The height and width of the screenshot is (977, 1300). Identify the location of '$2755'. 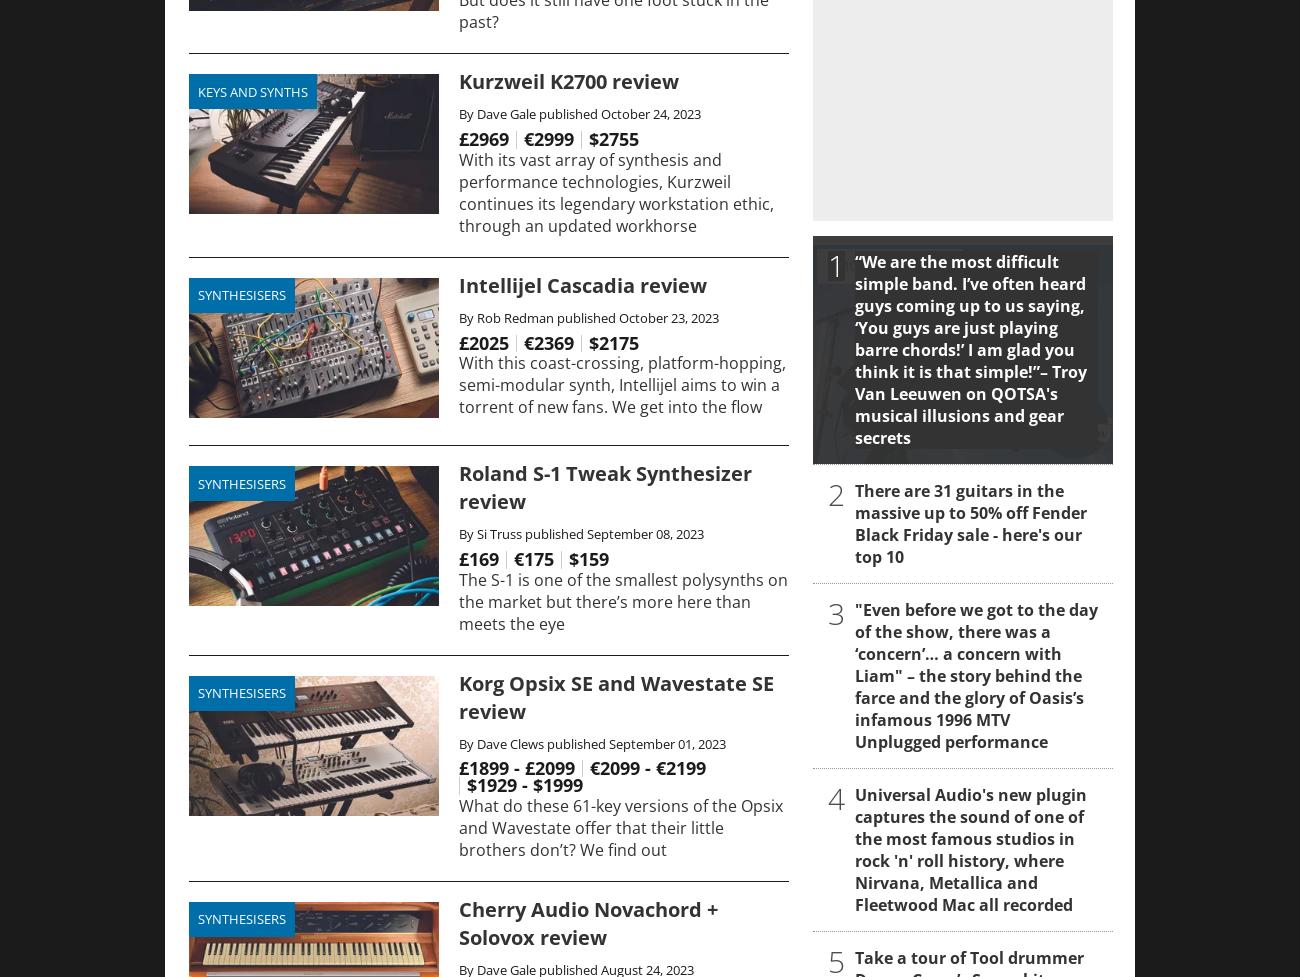
(613, 137).